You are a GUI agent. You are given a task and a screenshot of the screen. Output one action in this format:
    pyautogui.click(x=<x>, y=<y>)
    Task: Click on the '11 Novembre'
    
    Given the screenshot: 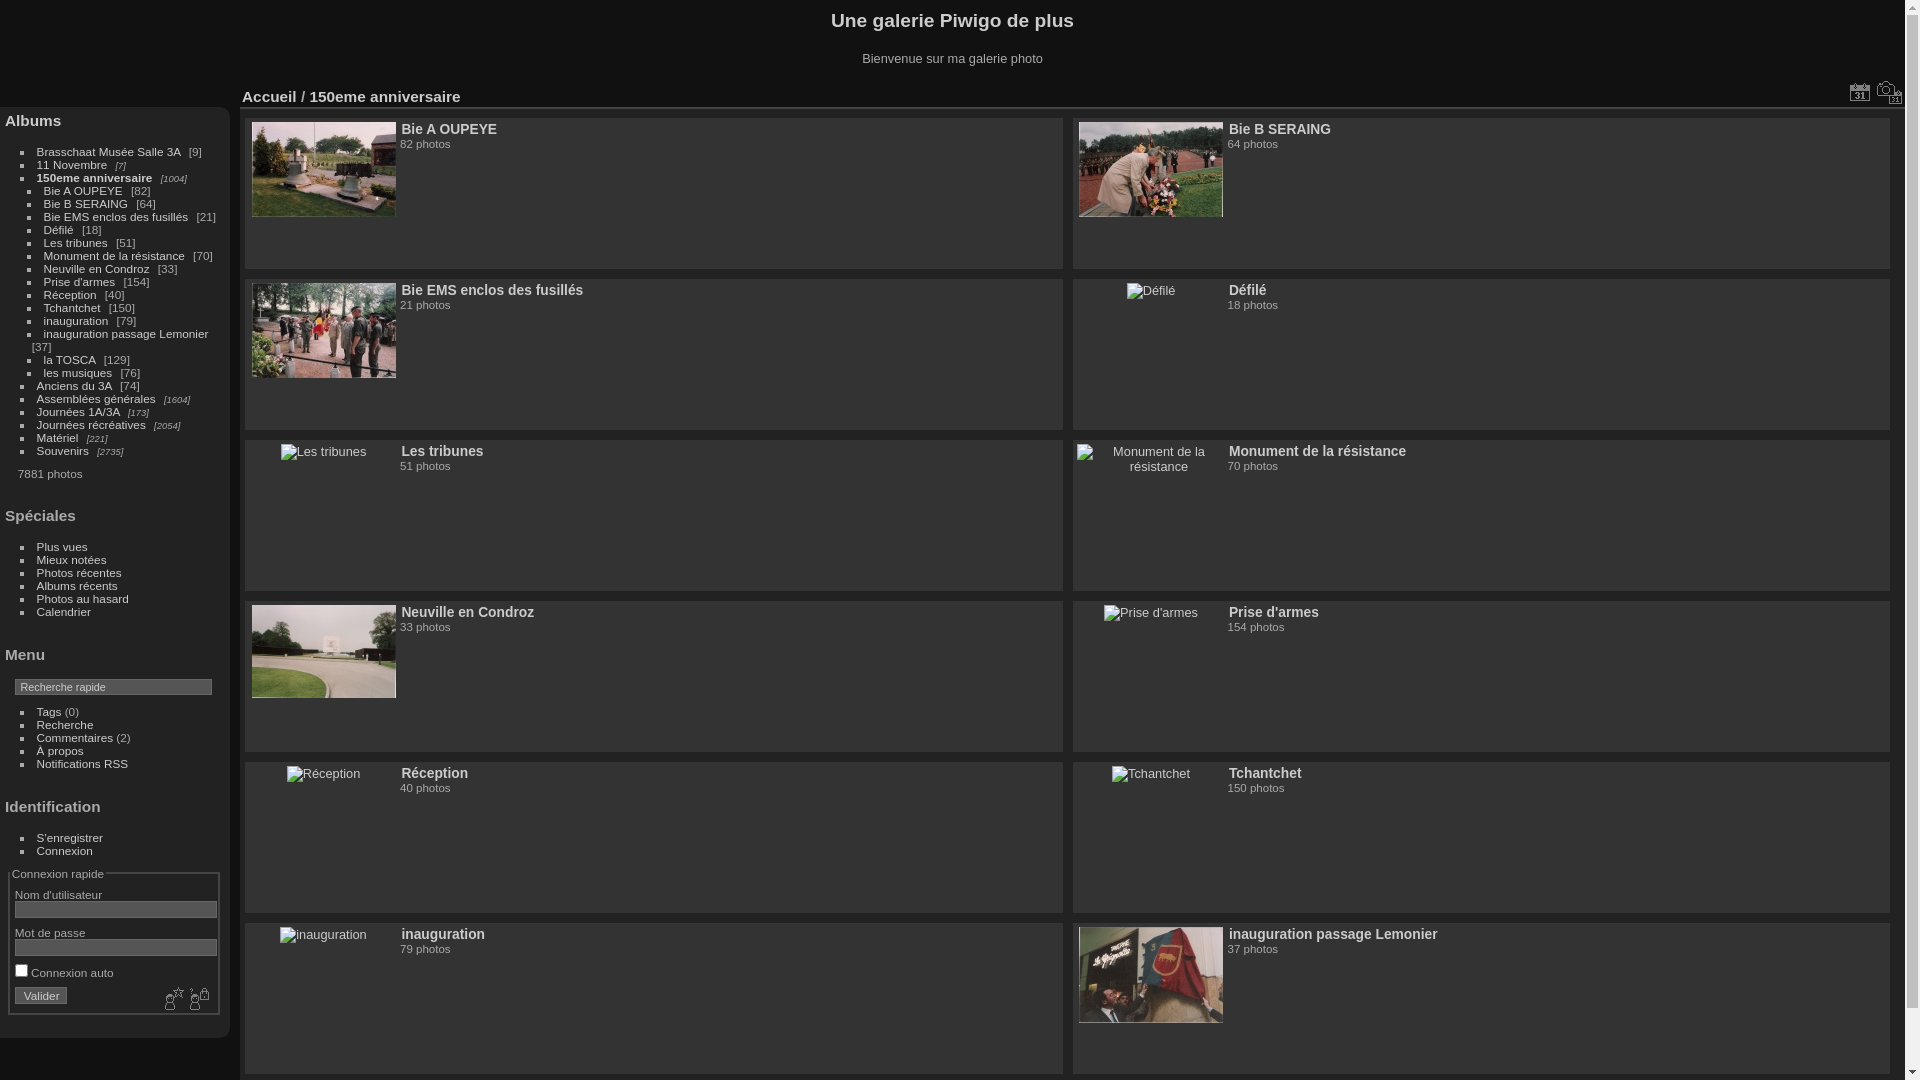 What is the action you would take?
    pyautogui.click(x=72, y=163)
    